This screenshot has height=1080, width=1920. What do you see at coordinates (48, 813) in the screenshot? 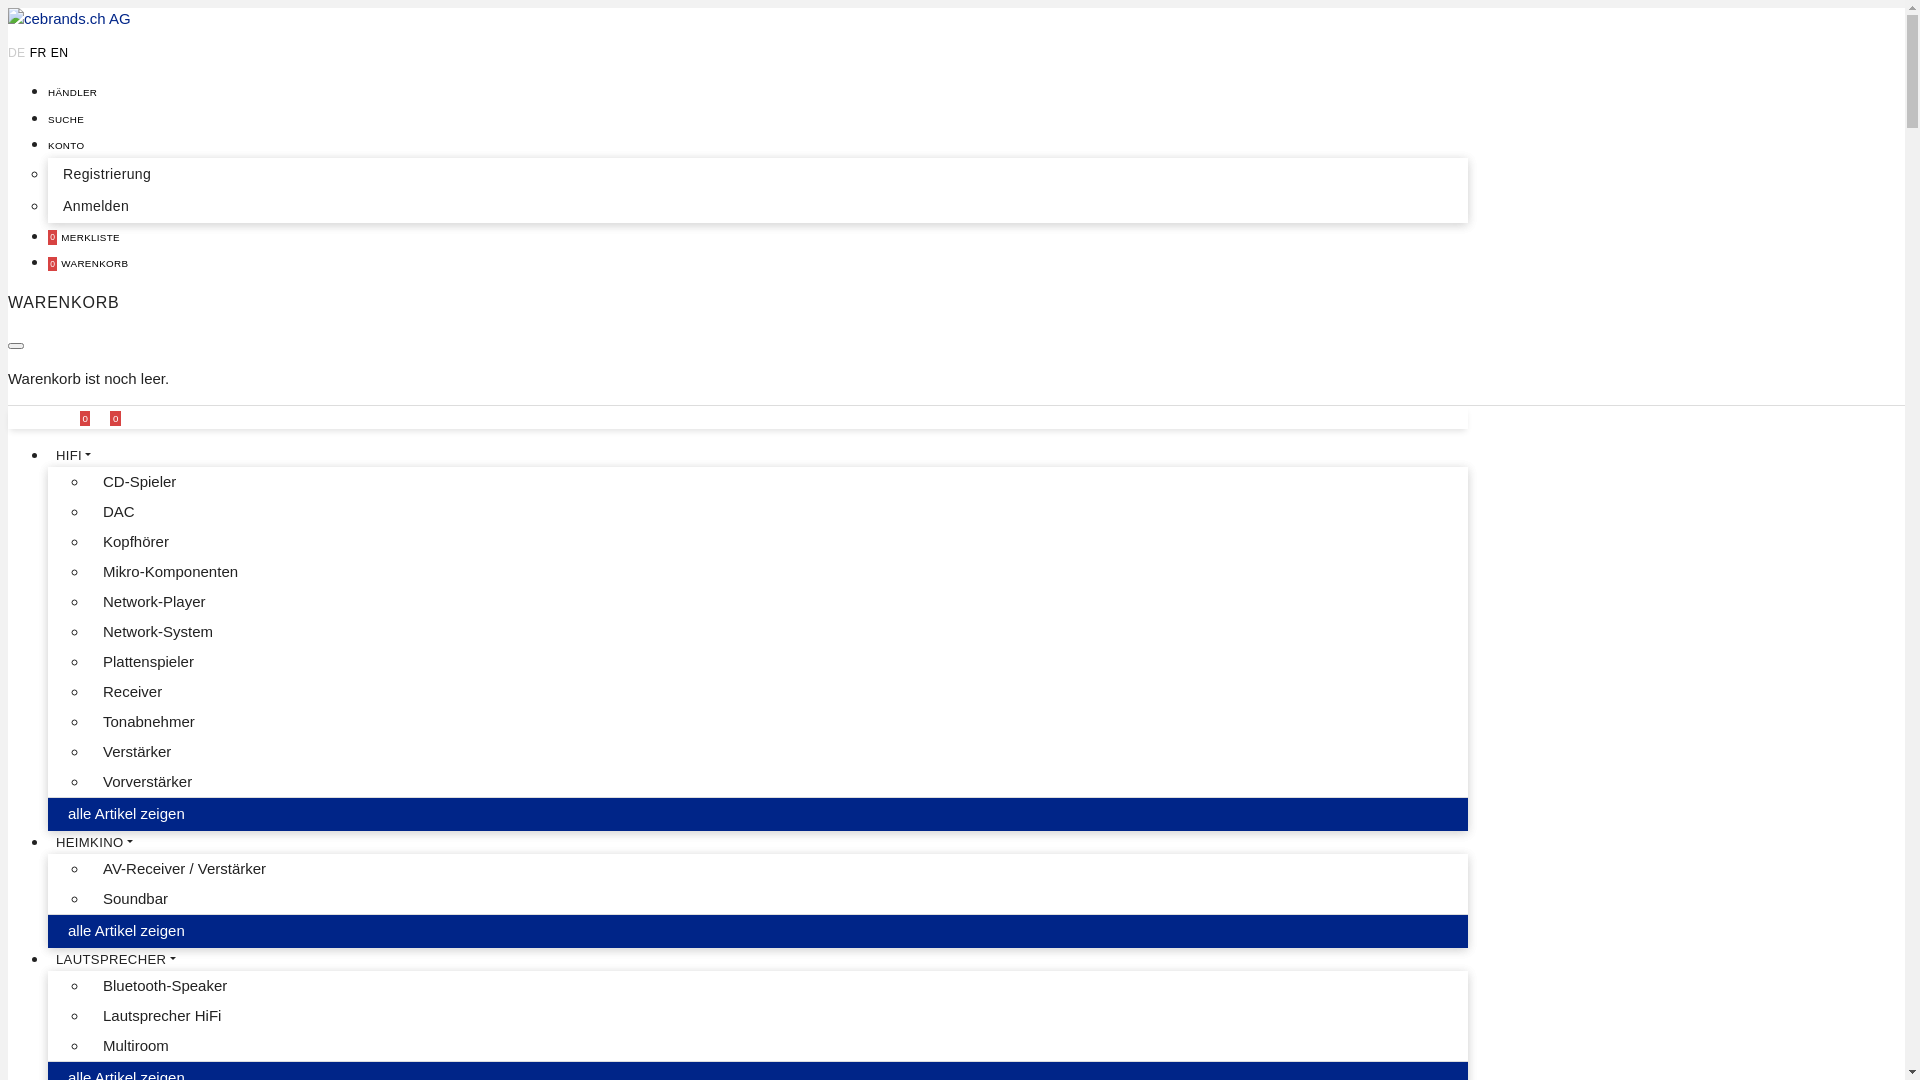
I see `'alle Artikel zeigen'` at bounding box center [48, 813].